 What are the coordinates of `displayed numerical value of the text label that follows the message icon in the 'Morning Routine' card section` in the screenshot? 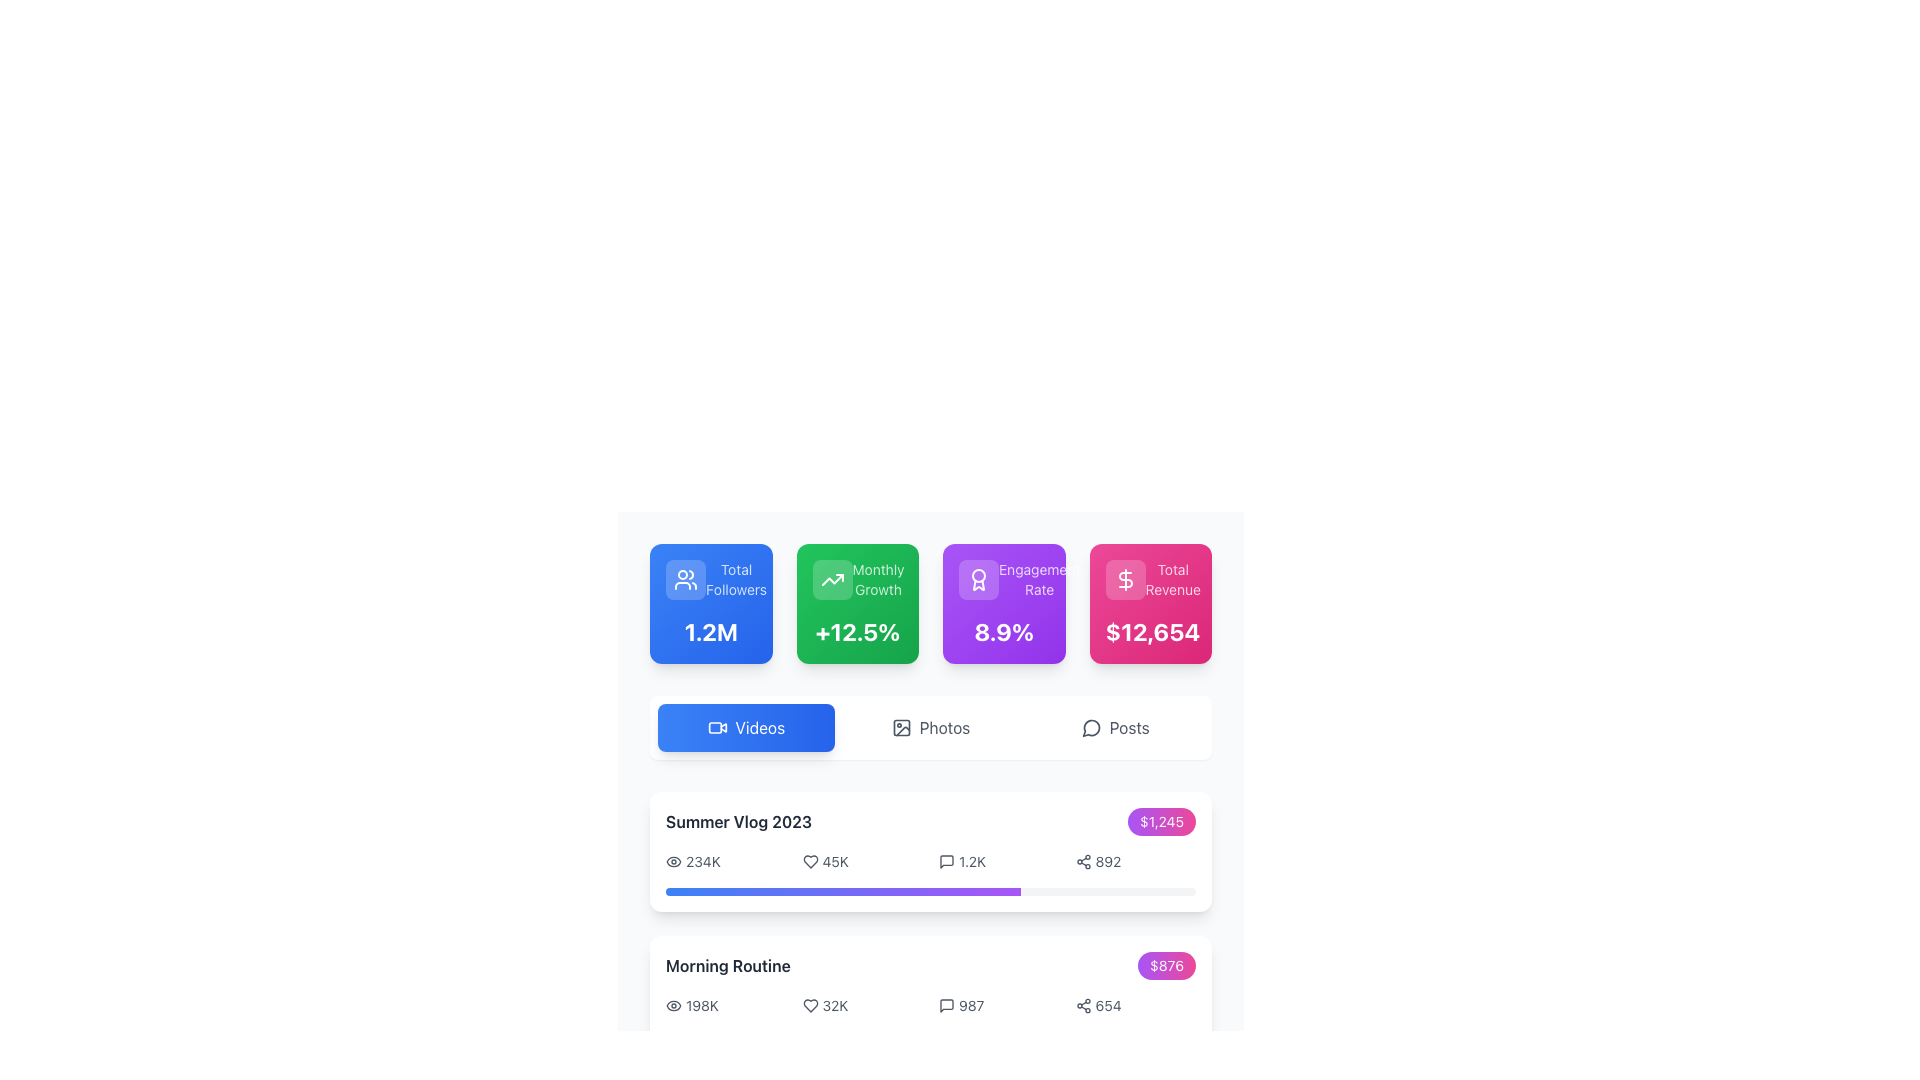 It's located at (971, 1006).